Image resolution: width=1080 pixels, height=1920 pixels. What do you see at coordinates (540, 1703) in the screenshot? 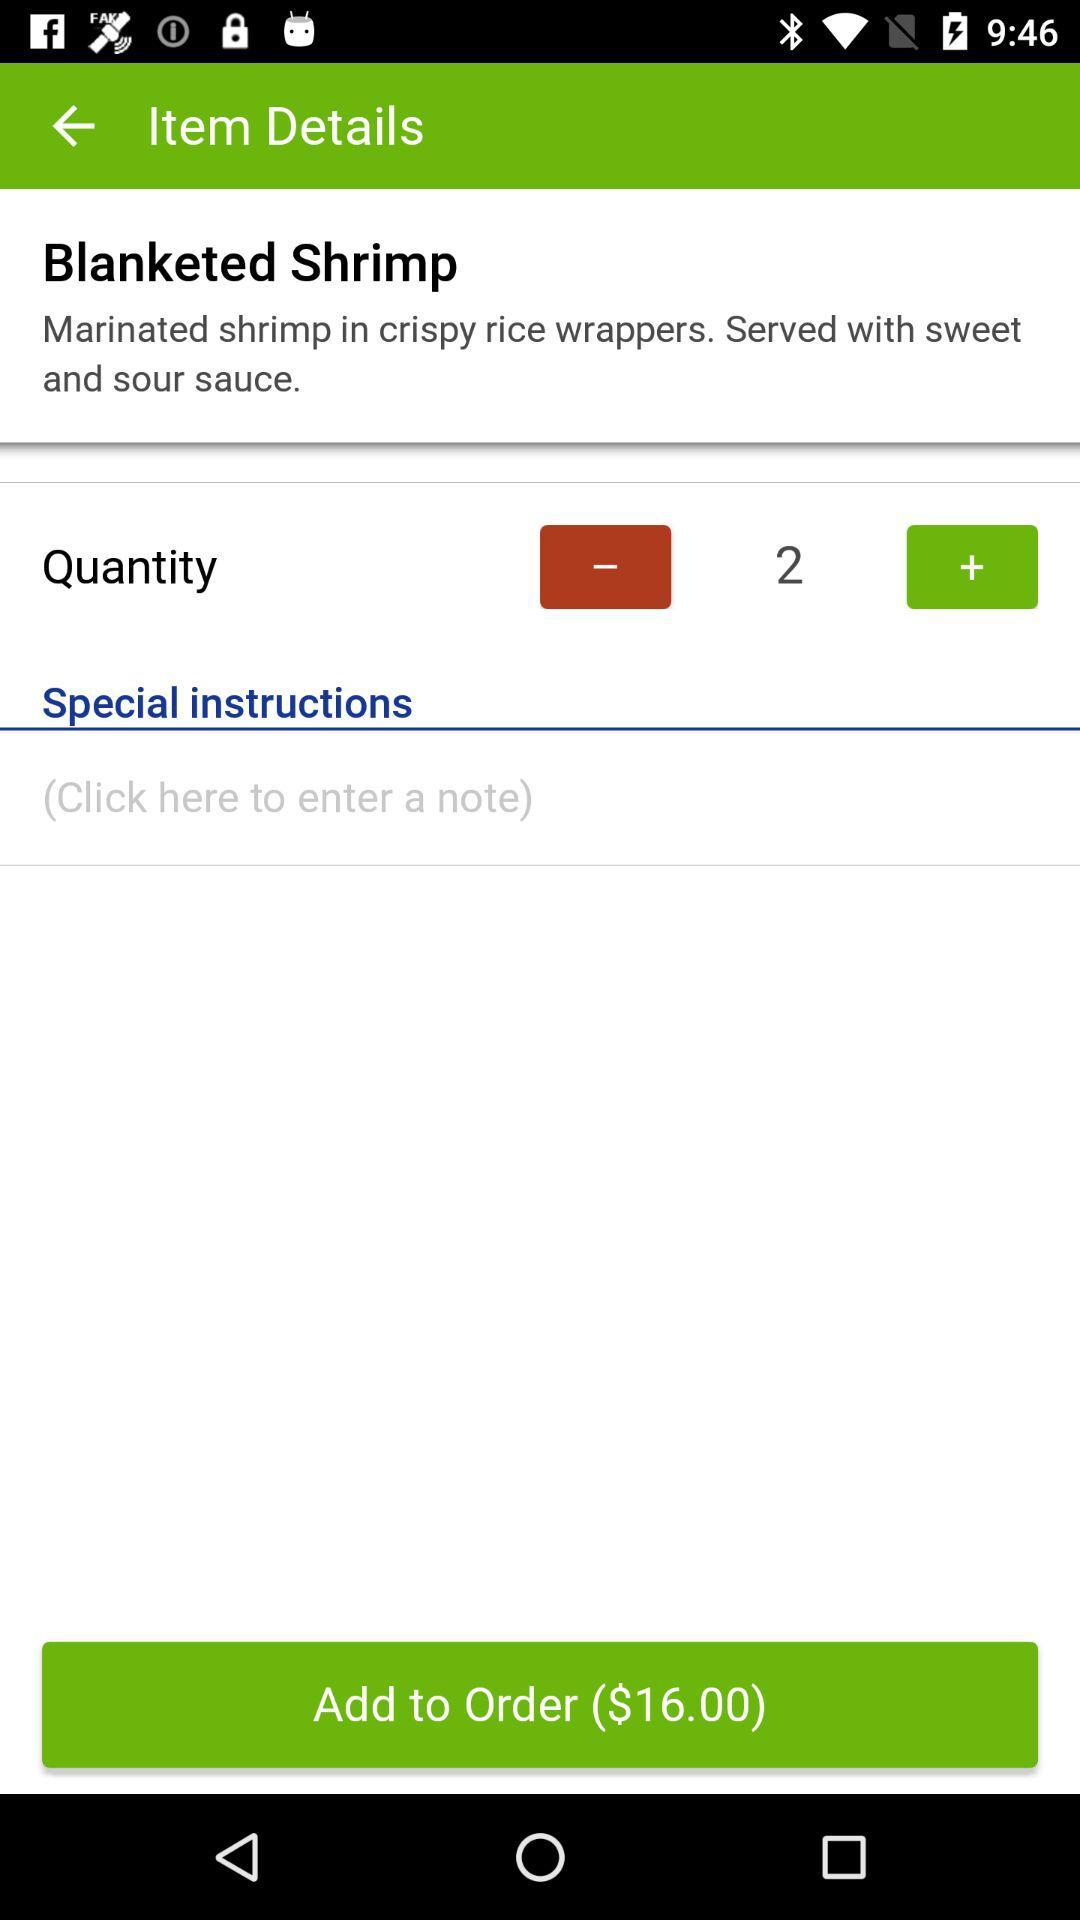
I see `add to order icon` at bounding box center [540, 1703].